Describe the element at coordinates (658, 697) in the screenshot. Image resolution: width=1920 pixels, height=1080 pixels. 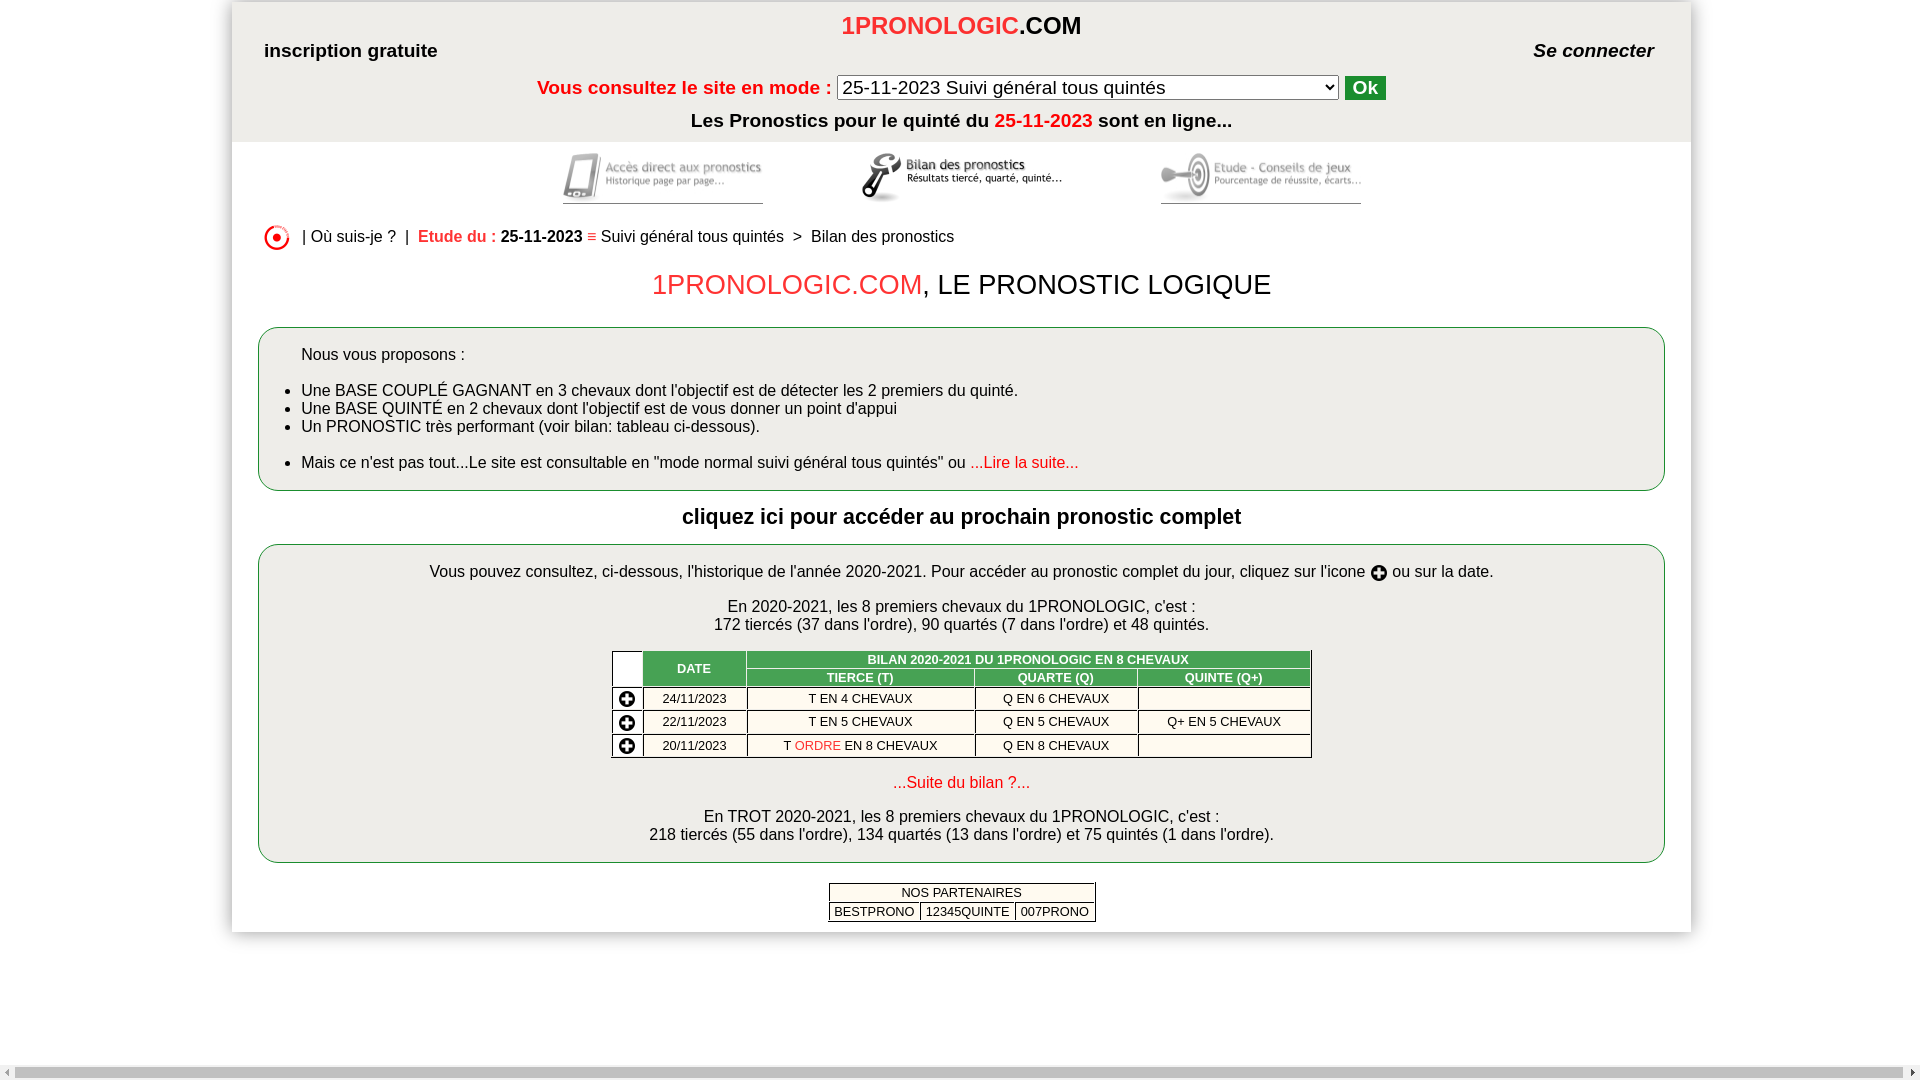
I see `' 24/11/2023 '` at that location.